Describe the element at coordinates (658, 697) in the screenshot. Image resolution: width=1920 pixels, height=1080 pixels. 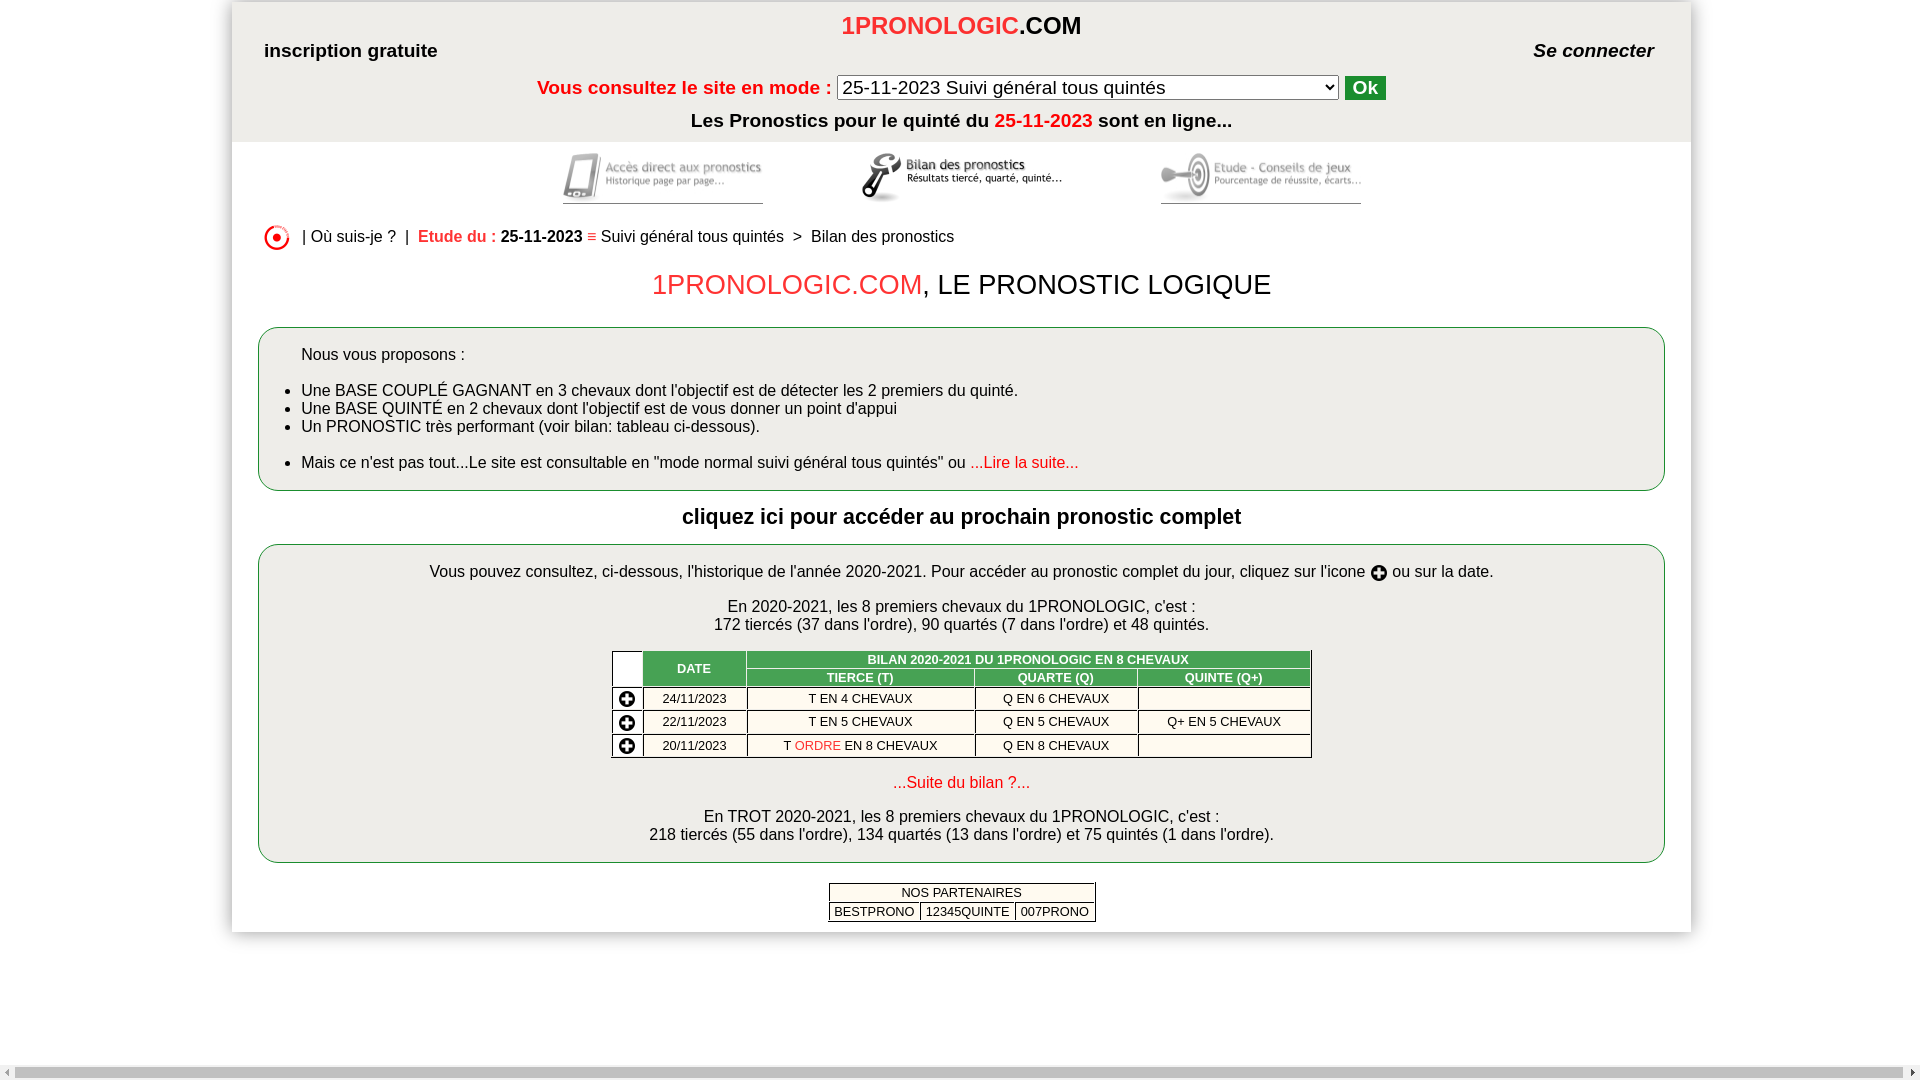
I see `' 24/11/2023 '` at that location.